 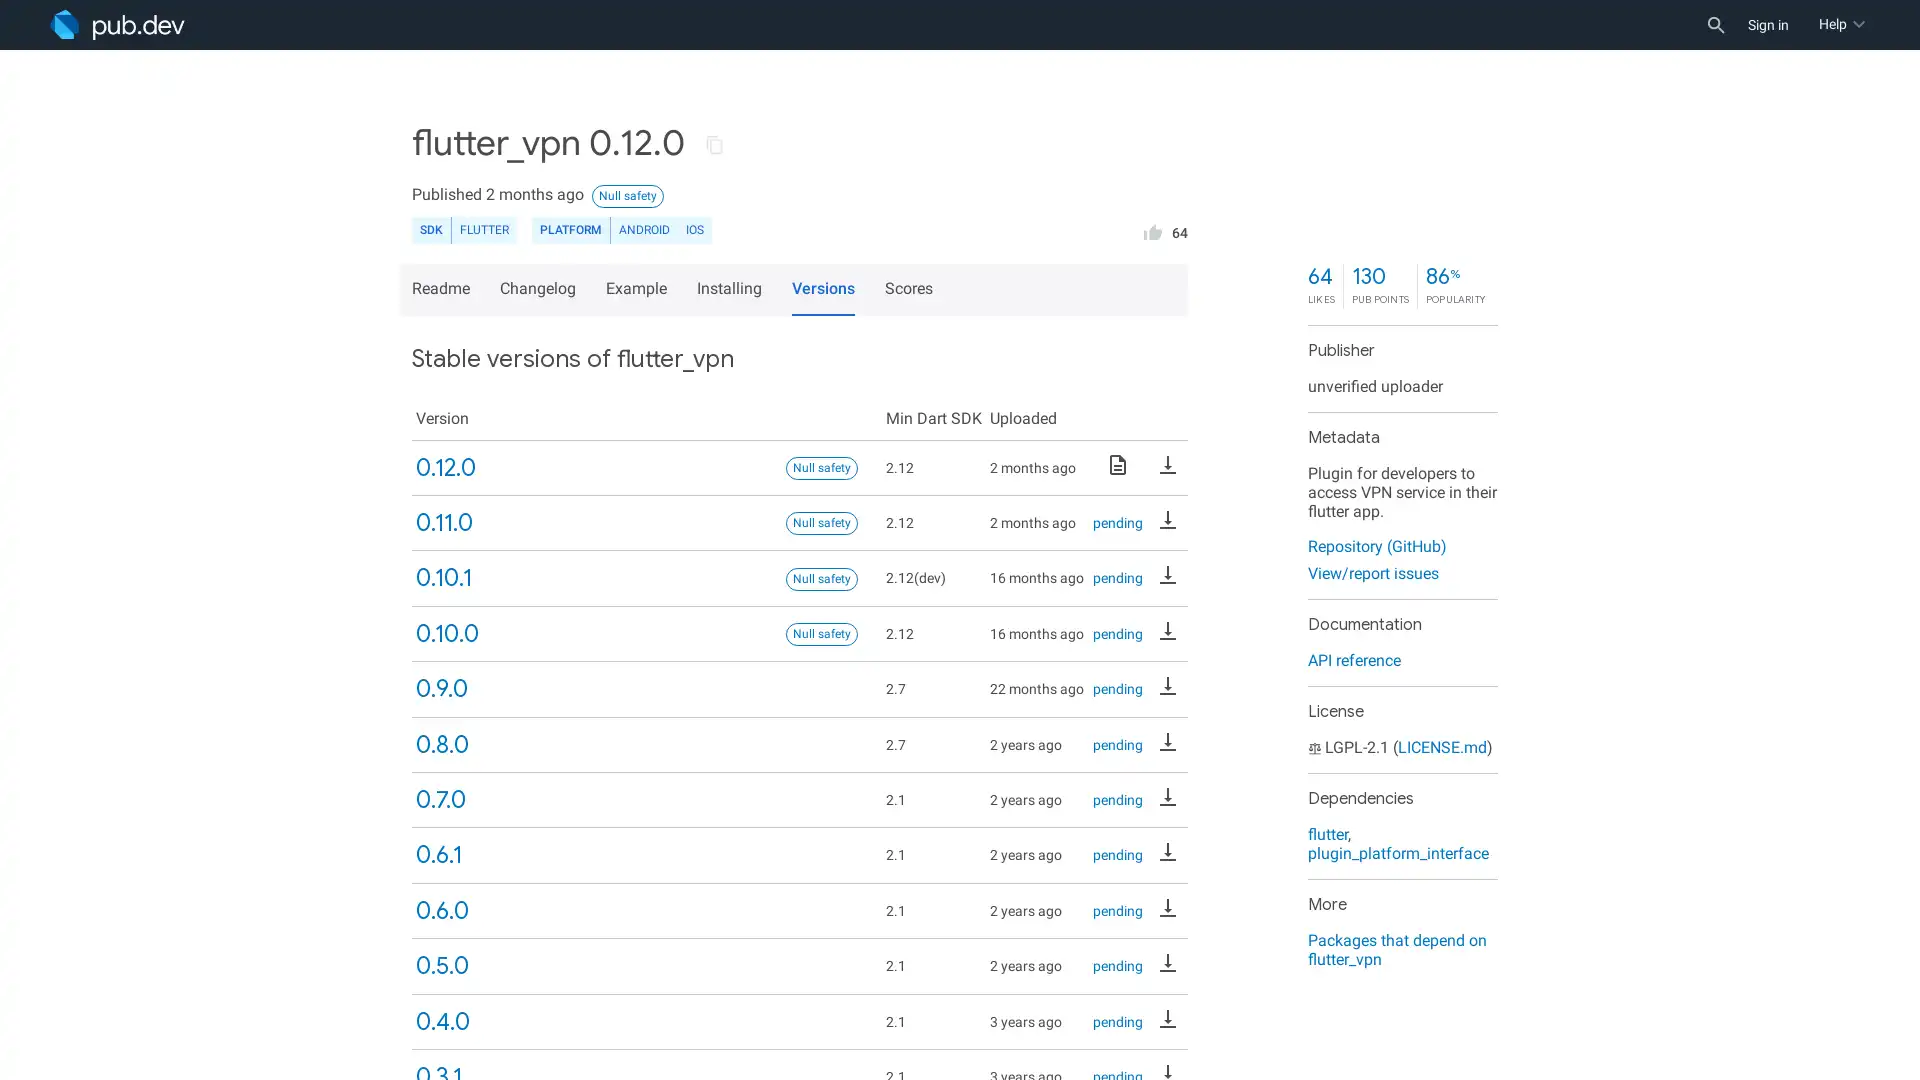 I want to click on Like this package, so click(x=1152, y=229).